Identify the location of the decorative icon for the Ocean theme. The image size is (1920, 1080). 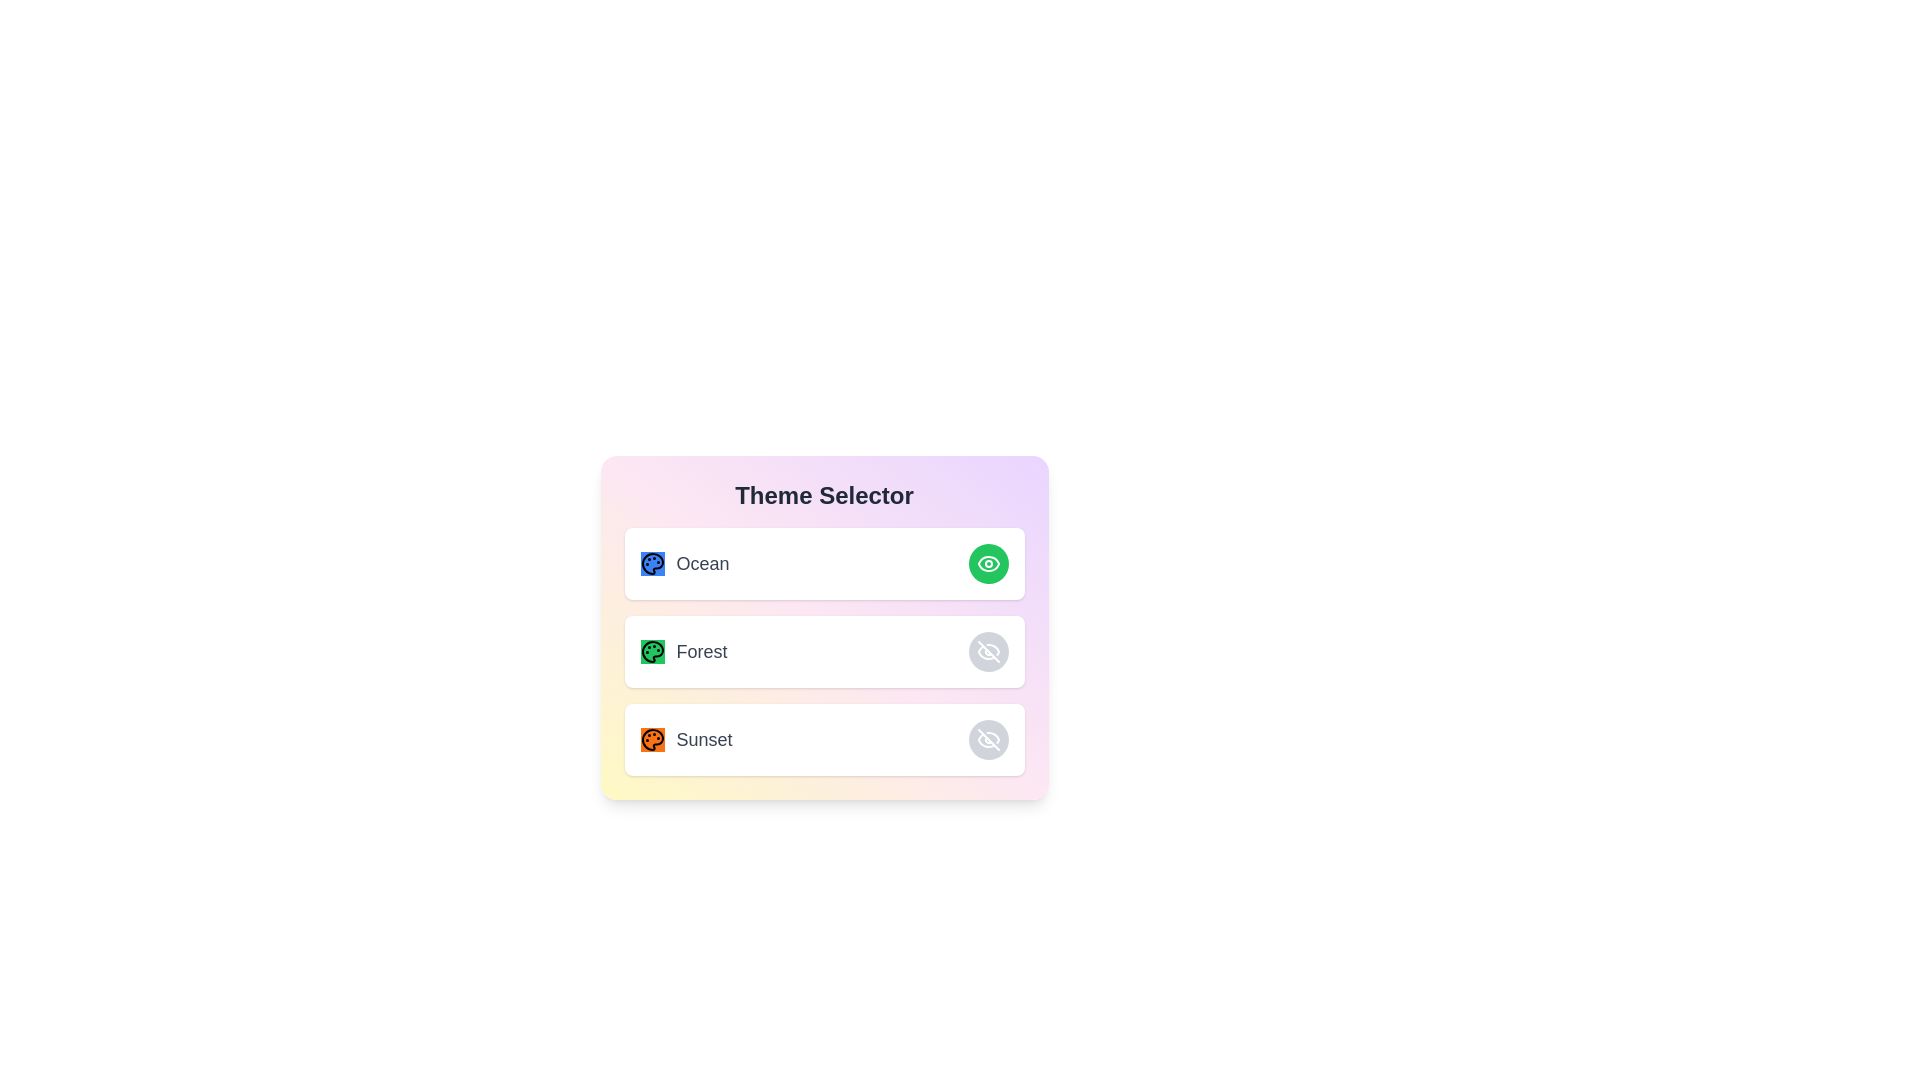
(652, 563).